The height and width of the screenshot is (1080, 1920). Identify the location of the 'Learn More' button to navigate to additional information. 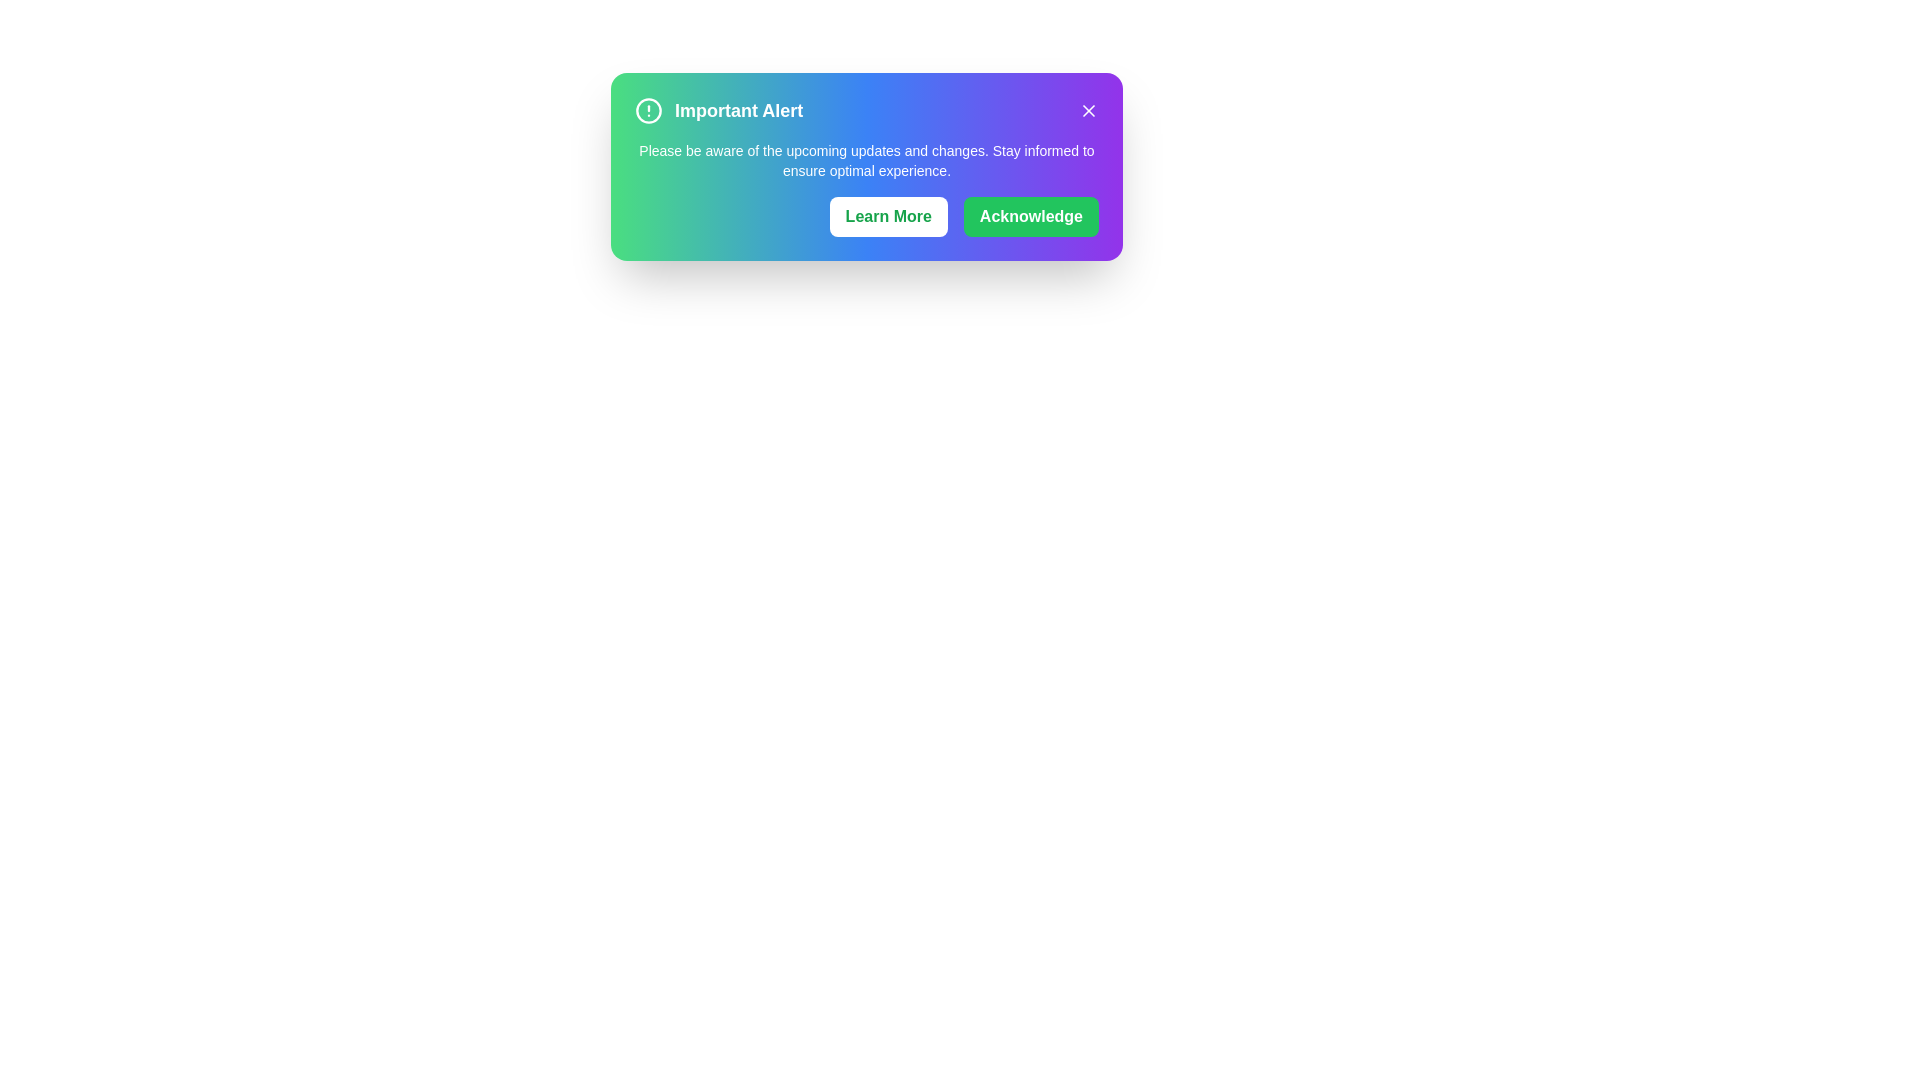
(887, 216).